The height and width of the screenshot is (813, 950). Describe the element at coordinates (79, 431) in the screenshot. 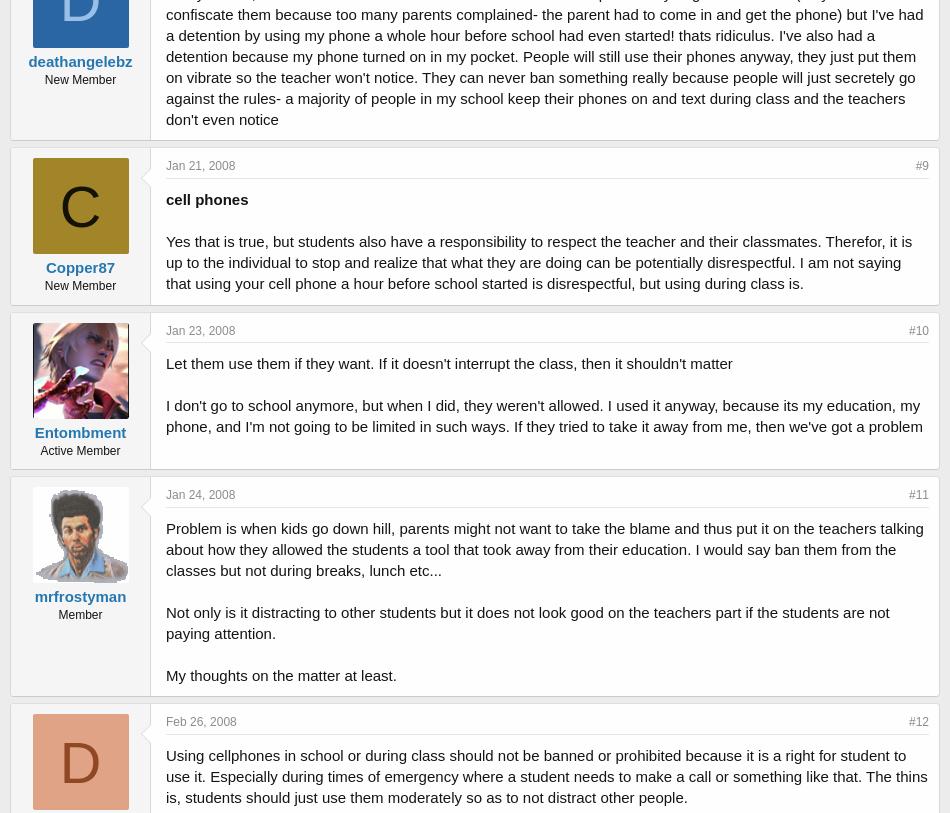

I see `'Entombment'` at that location.